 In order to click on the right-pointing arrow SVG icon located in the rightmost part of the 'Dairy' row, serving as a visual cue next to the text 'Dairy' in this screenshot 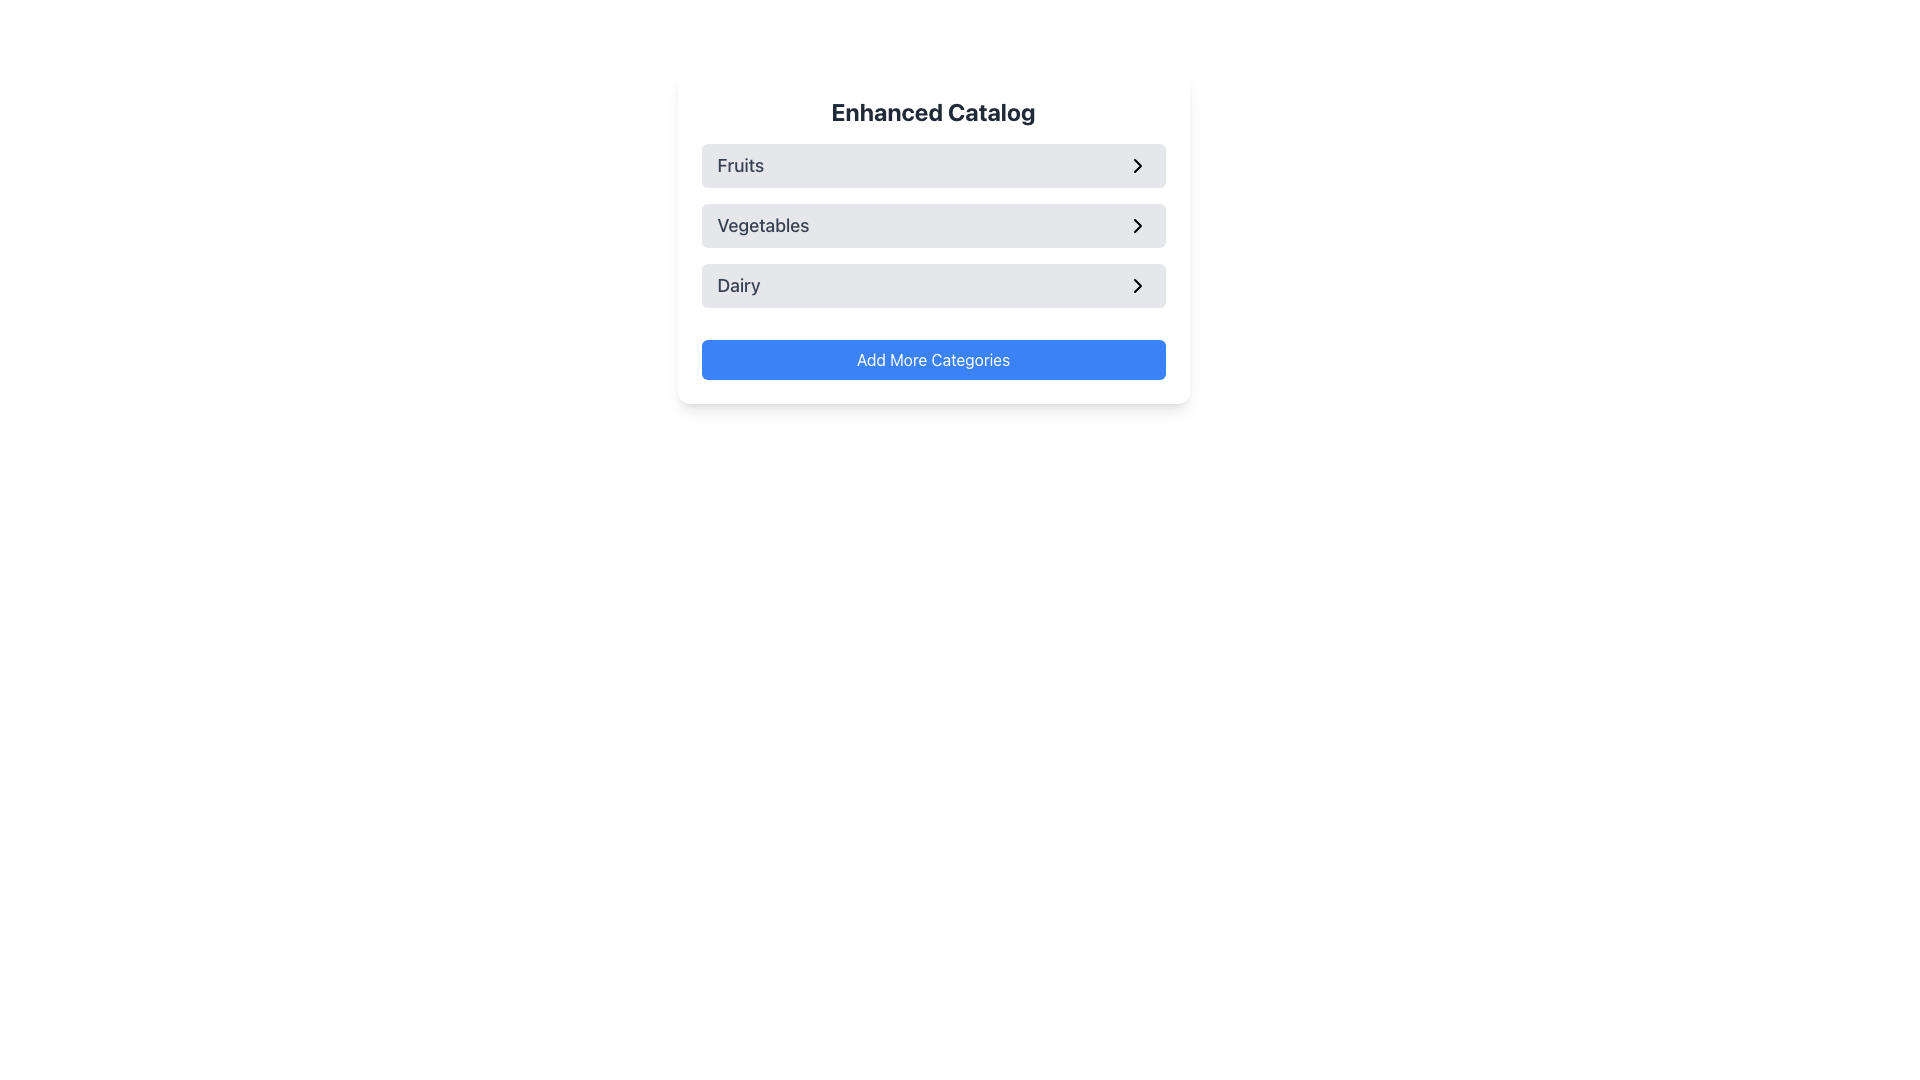, I will do `click(1137, 285)`.